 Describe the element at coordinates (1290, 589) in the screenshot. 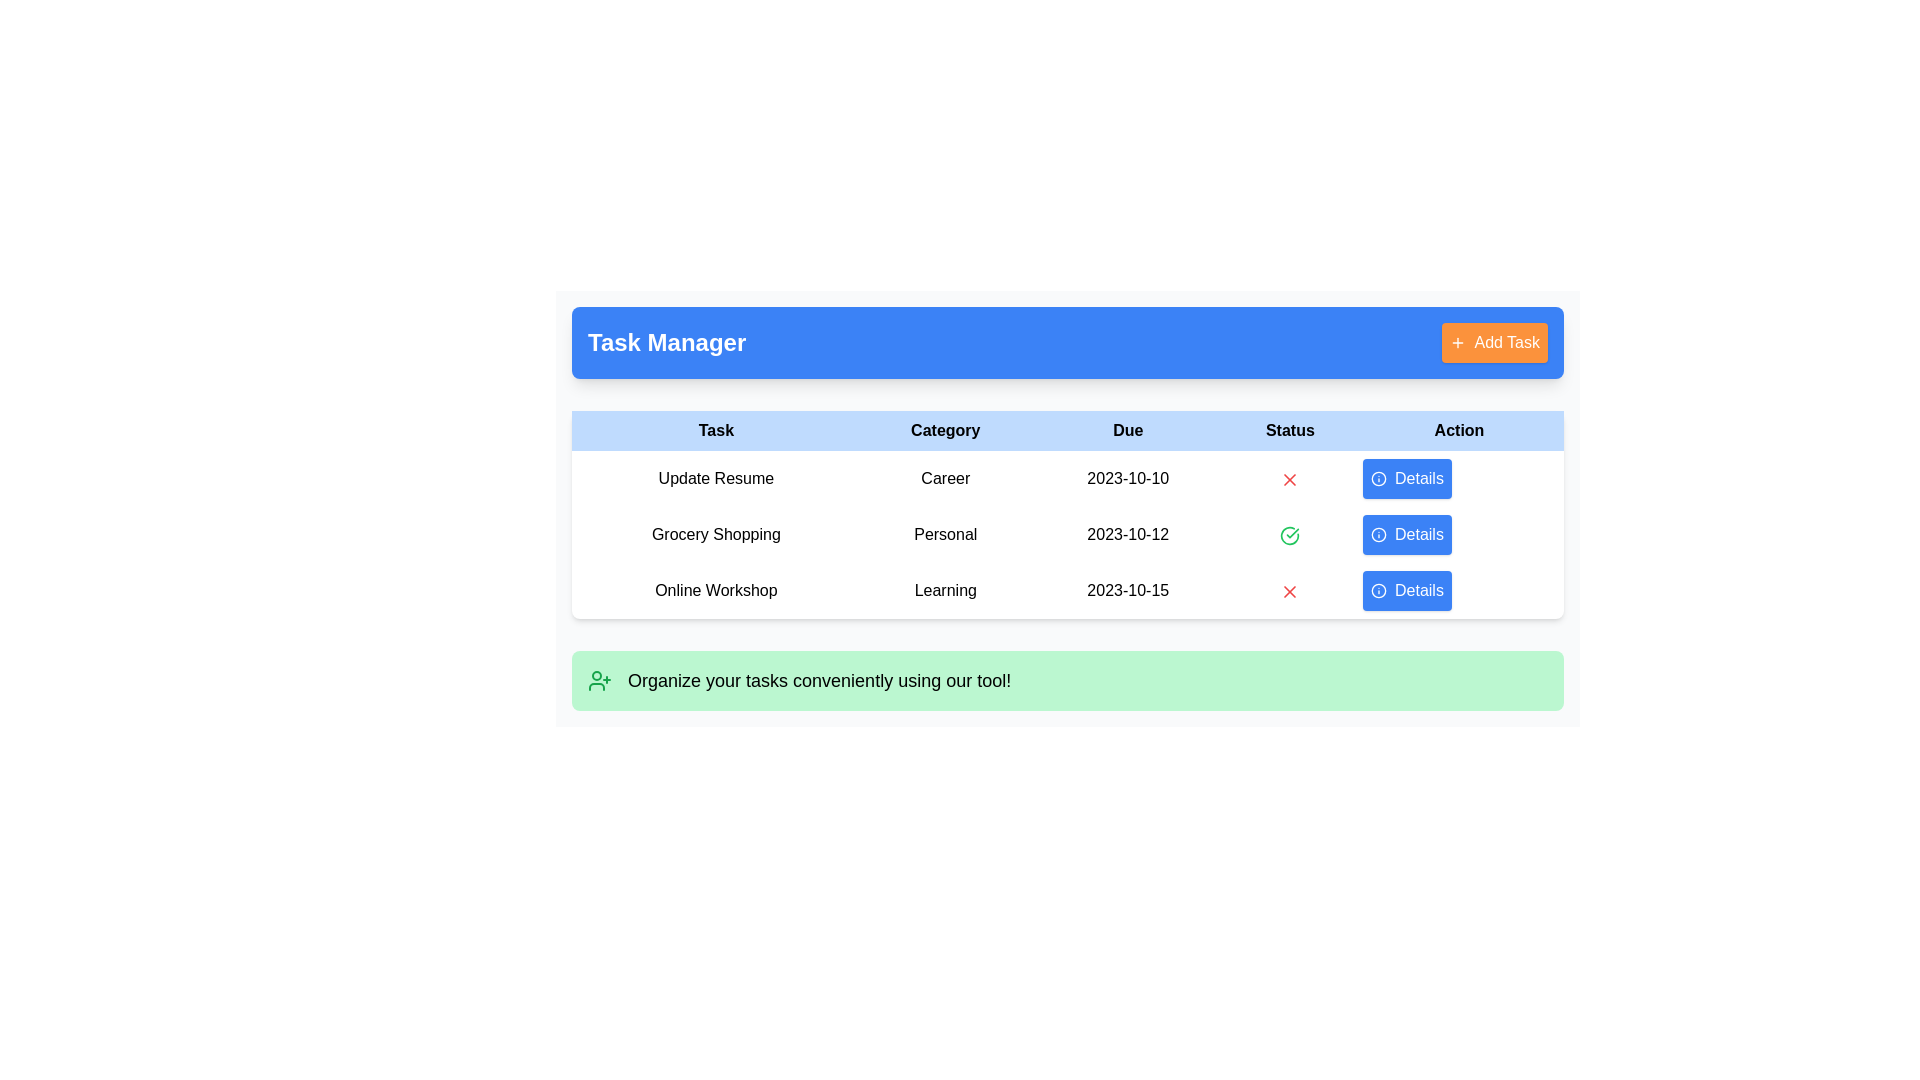

I see `the isolated red 'X' icon in the 'Status' column of the 'Online Workshop' row in the table` at that location.